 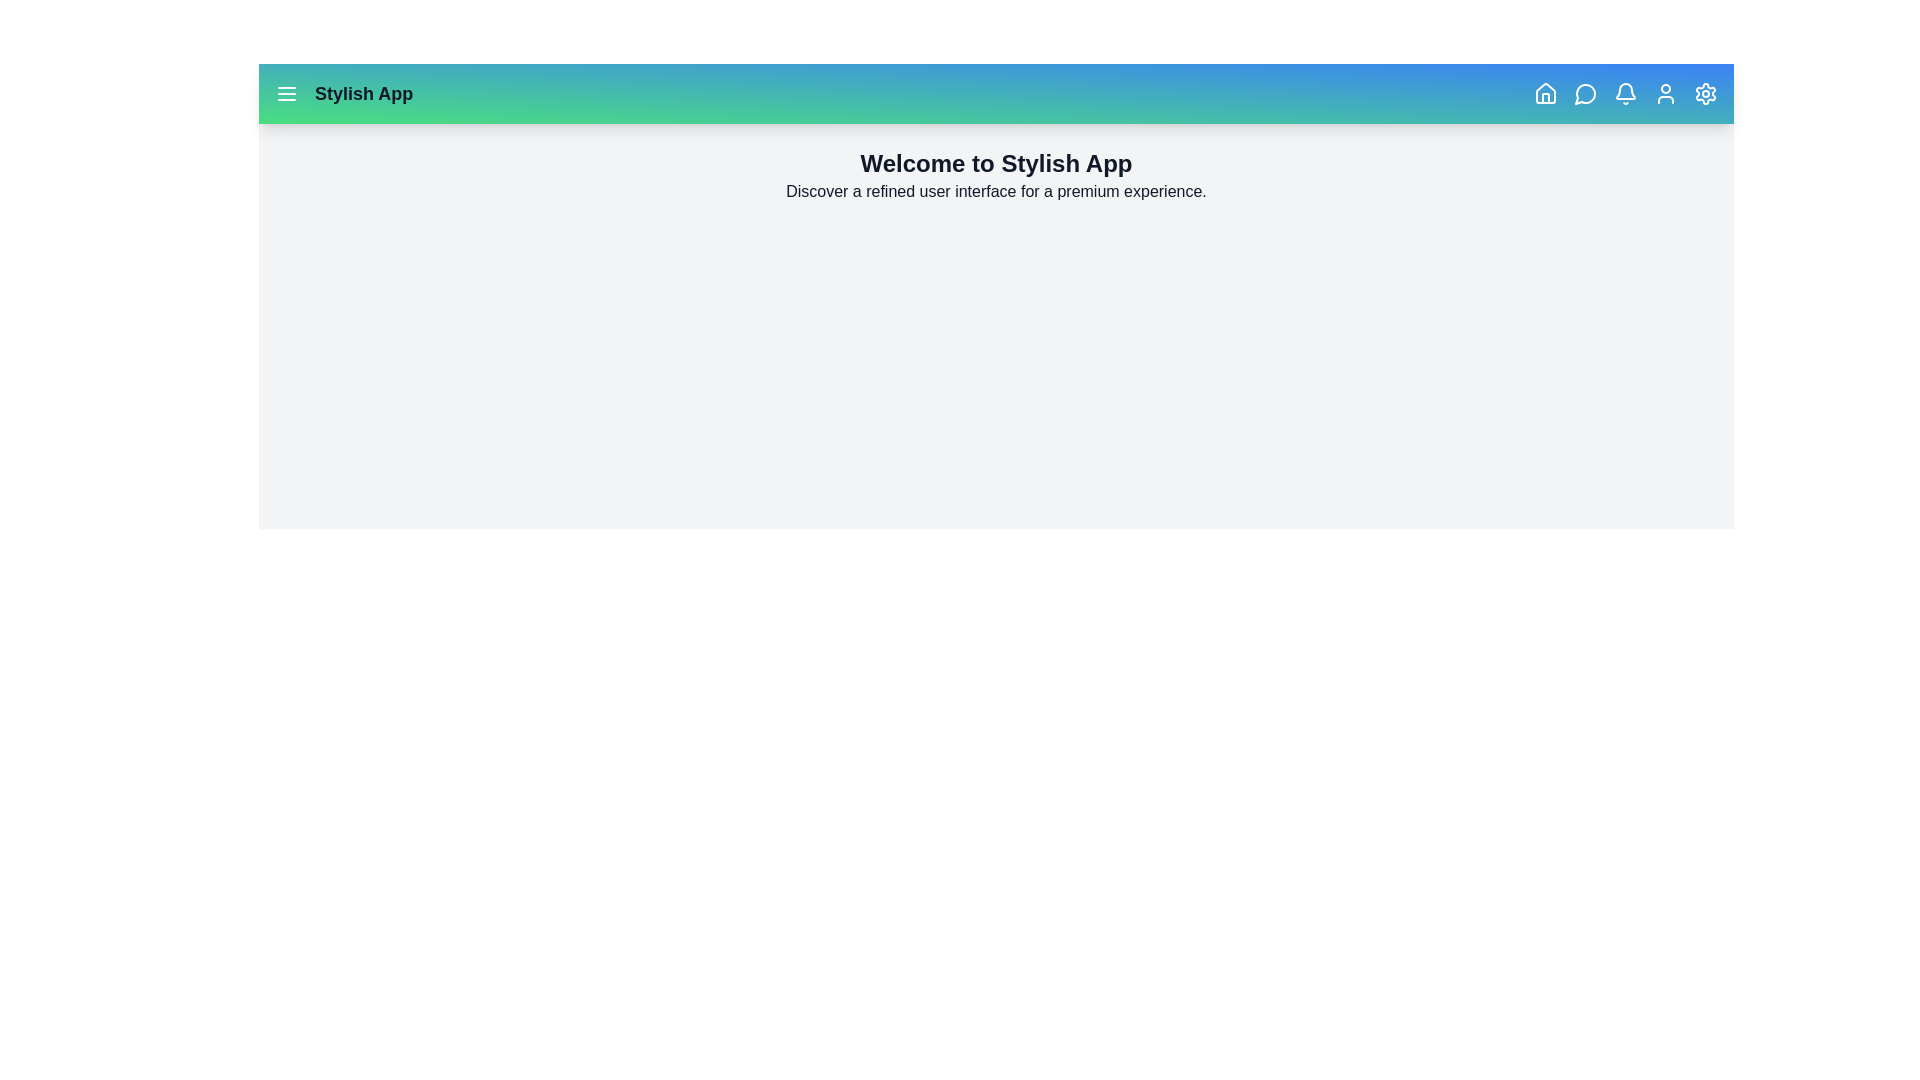 I want to click on the Home button to navigate to the Home section, so click(x=1544, y=93).